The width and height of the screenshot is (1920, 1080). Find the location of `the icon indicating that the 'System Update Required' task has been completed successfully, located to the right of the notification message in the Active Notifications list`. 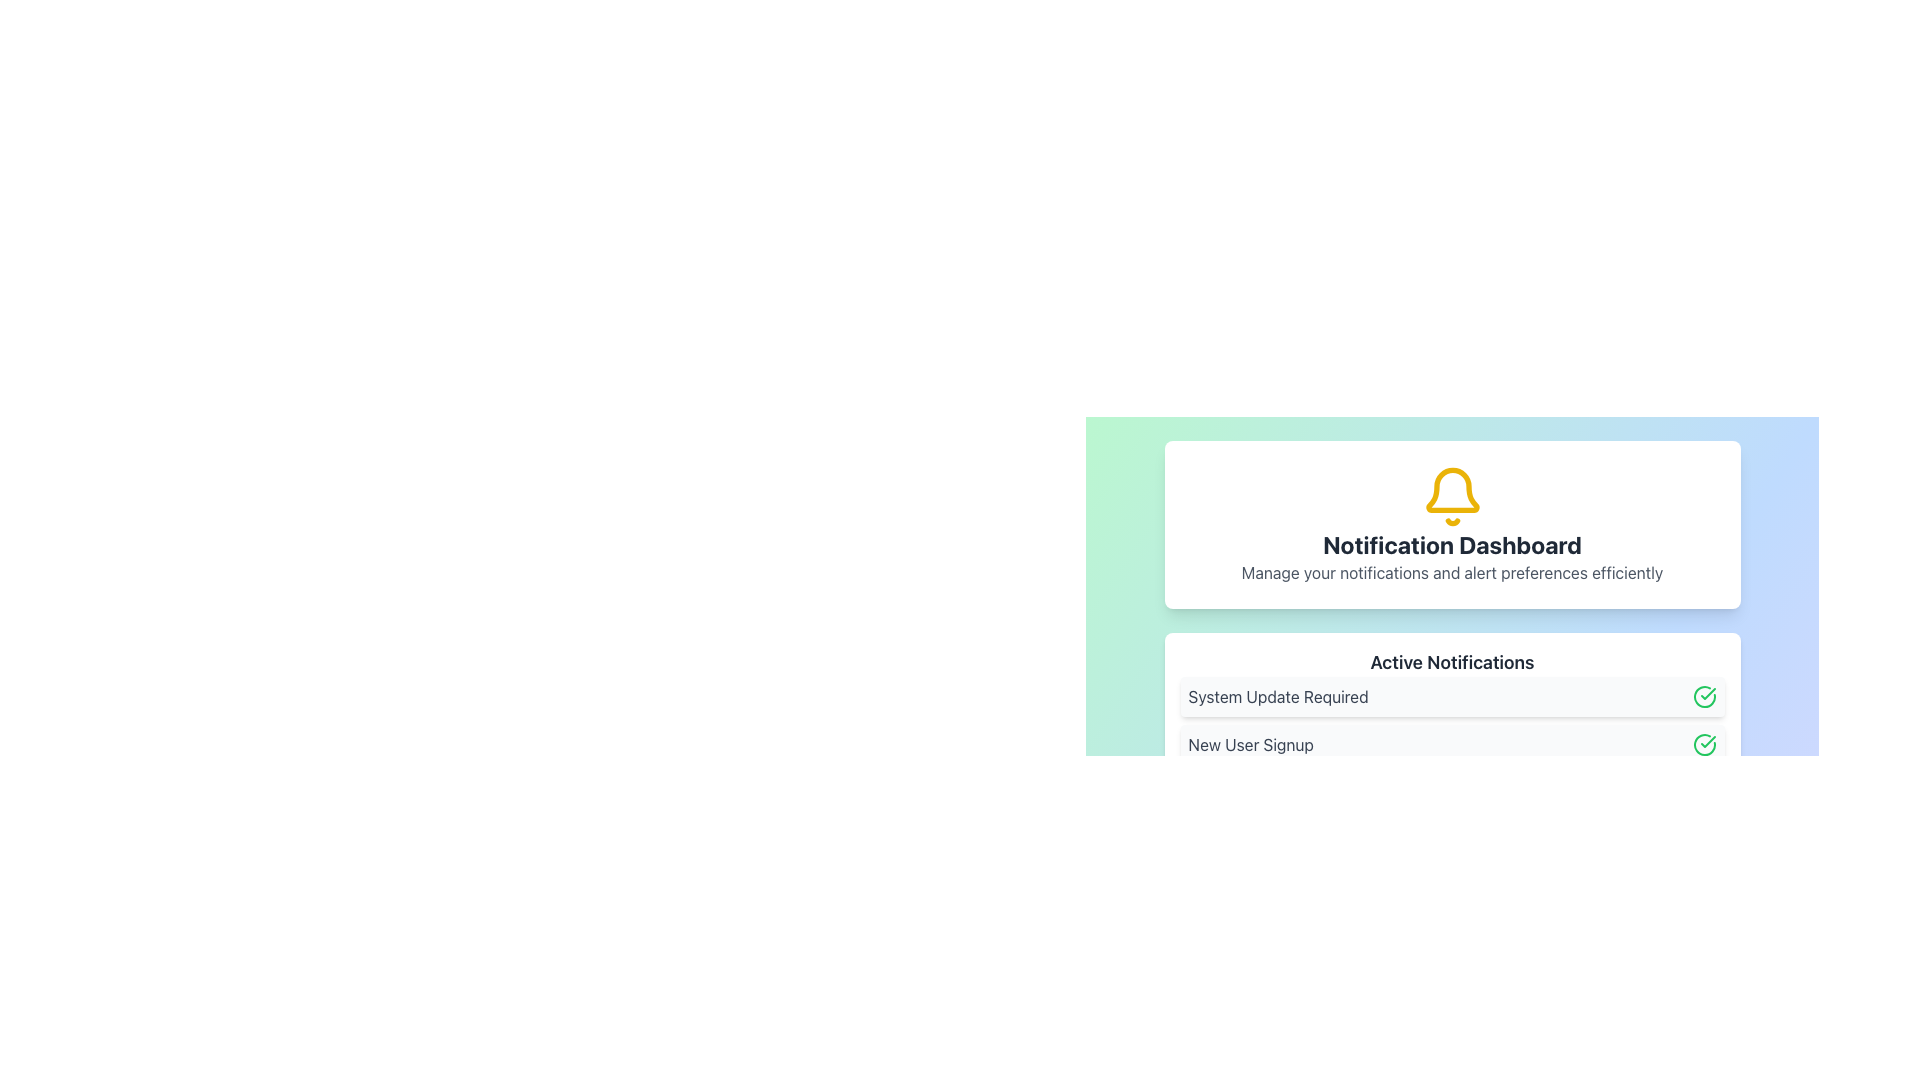

the icon indicating that the 'System Update Required' task has been completed successfully, located to the right of the notification message in the Active Notifications list is located at coordinates (1707, 741).